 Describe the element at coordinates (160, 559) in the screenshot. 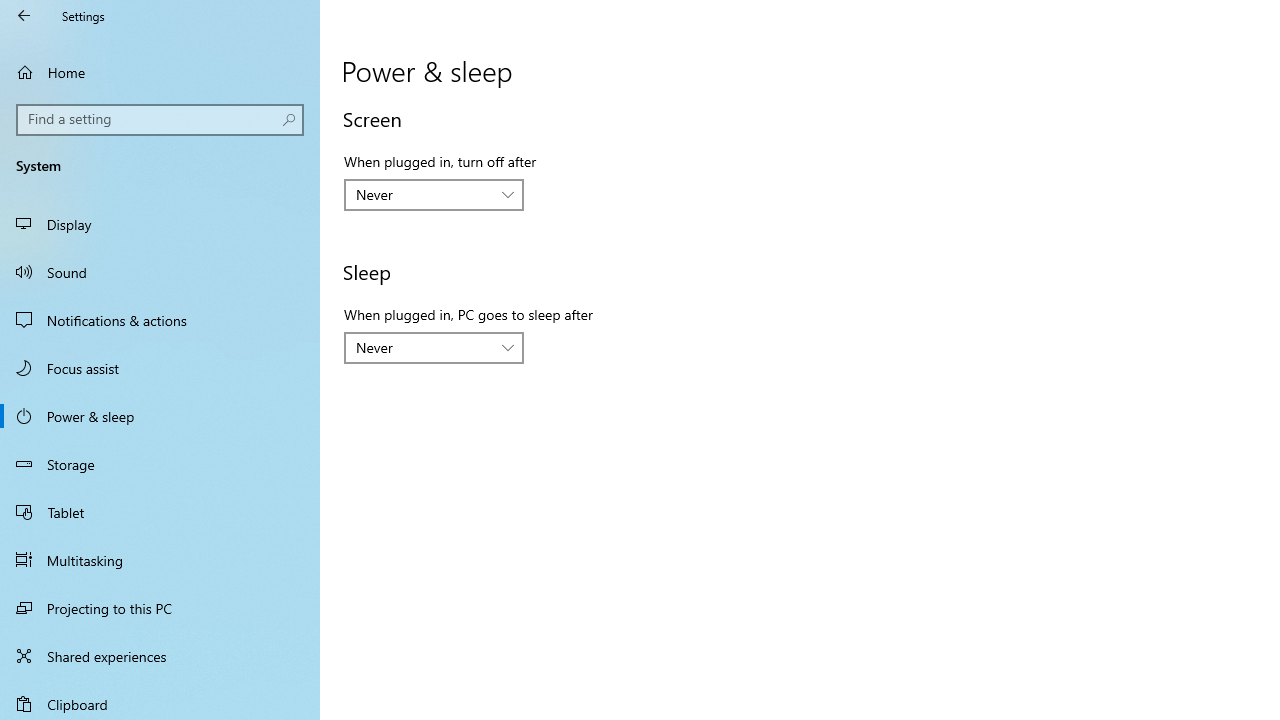

I see `'Multitasking'` at that location.